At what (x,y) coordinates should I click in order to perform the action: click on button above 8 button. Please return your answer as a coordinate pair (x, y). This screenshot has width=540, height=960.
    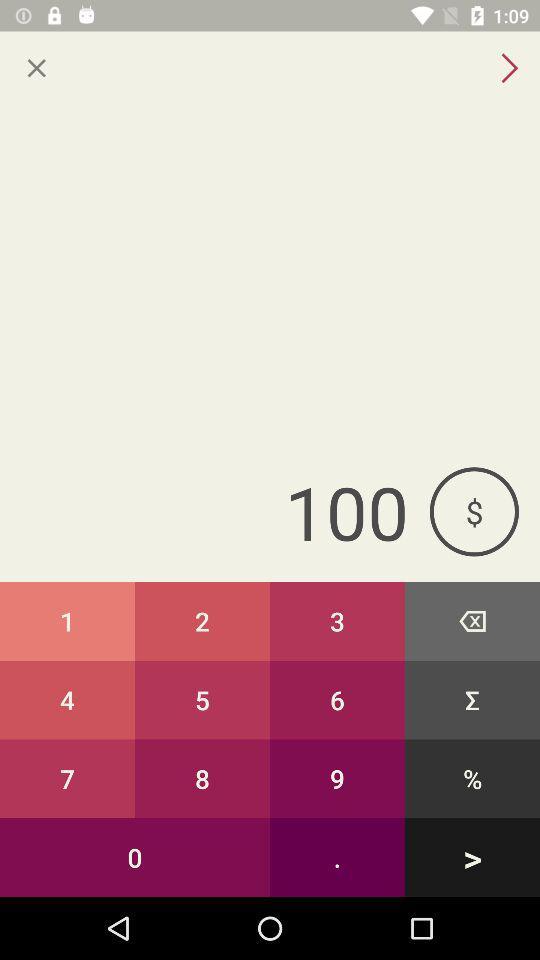
    Looking at the image, I should click on (337, 700).